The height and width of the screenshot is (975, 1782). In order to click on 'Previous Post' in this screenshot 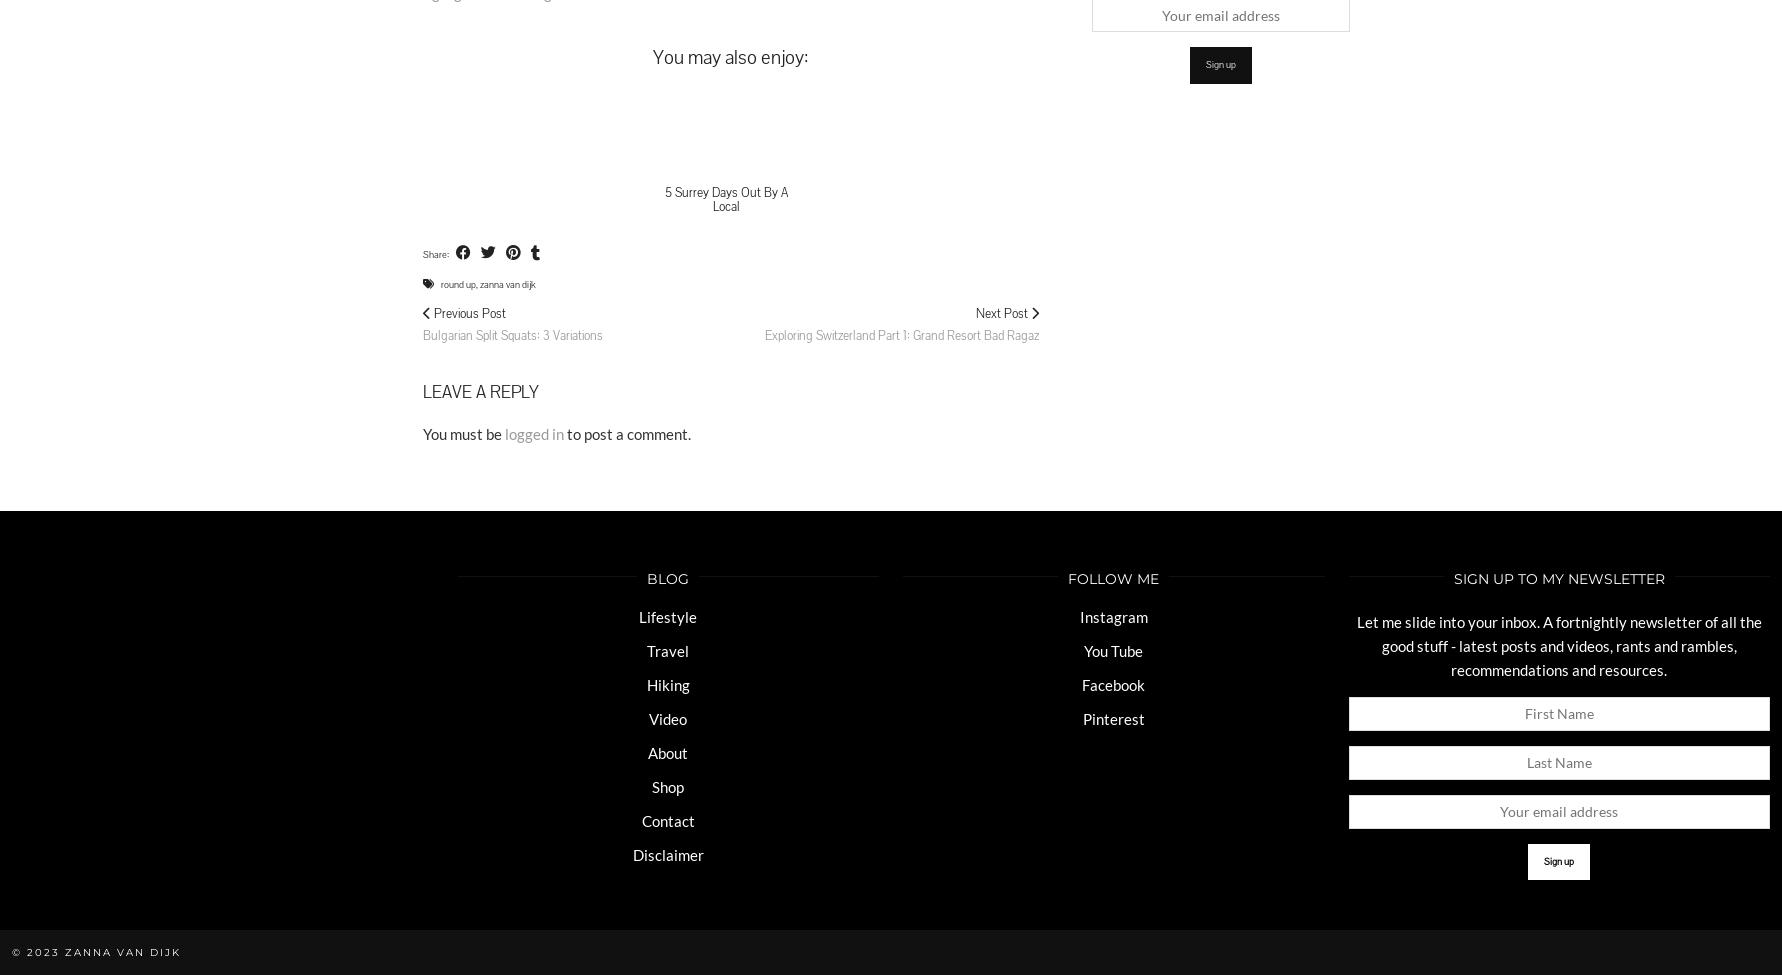, I will do `click(467, 311)`.